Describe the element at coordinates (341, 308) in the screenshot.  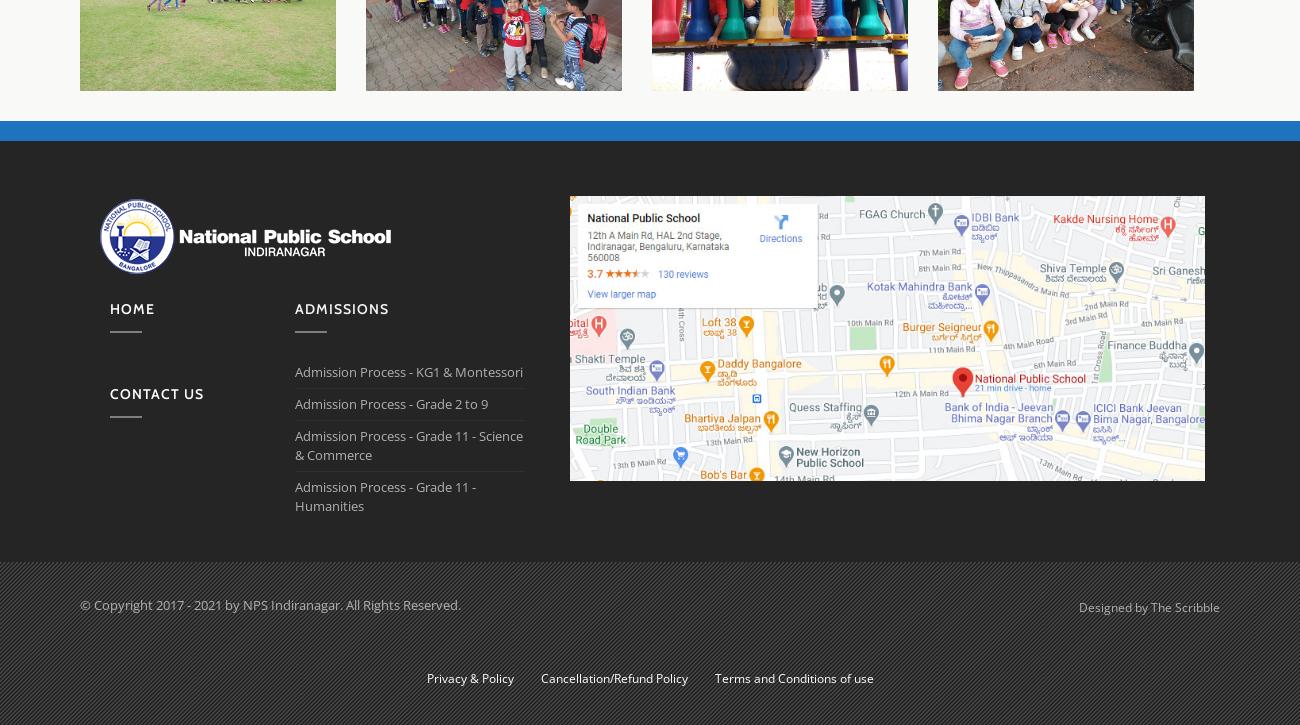
I see `'Admissions'` at that location.